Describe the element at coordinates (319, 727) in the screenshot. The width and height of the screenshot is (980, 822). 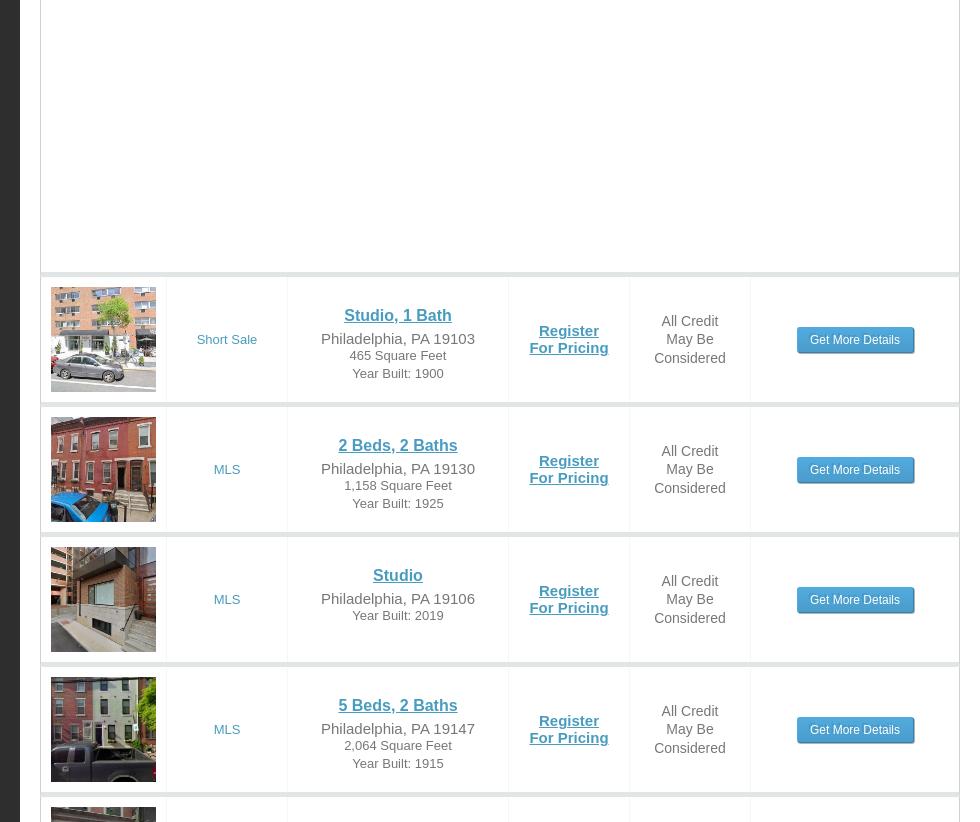
I see `'Philadelphia, PA 19147'` at that location.